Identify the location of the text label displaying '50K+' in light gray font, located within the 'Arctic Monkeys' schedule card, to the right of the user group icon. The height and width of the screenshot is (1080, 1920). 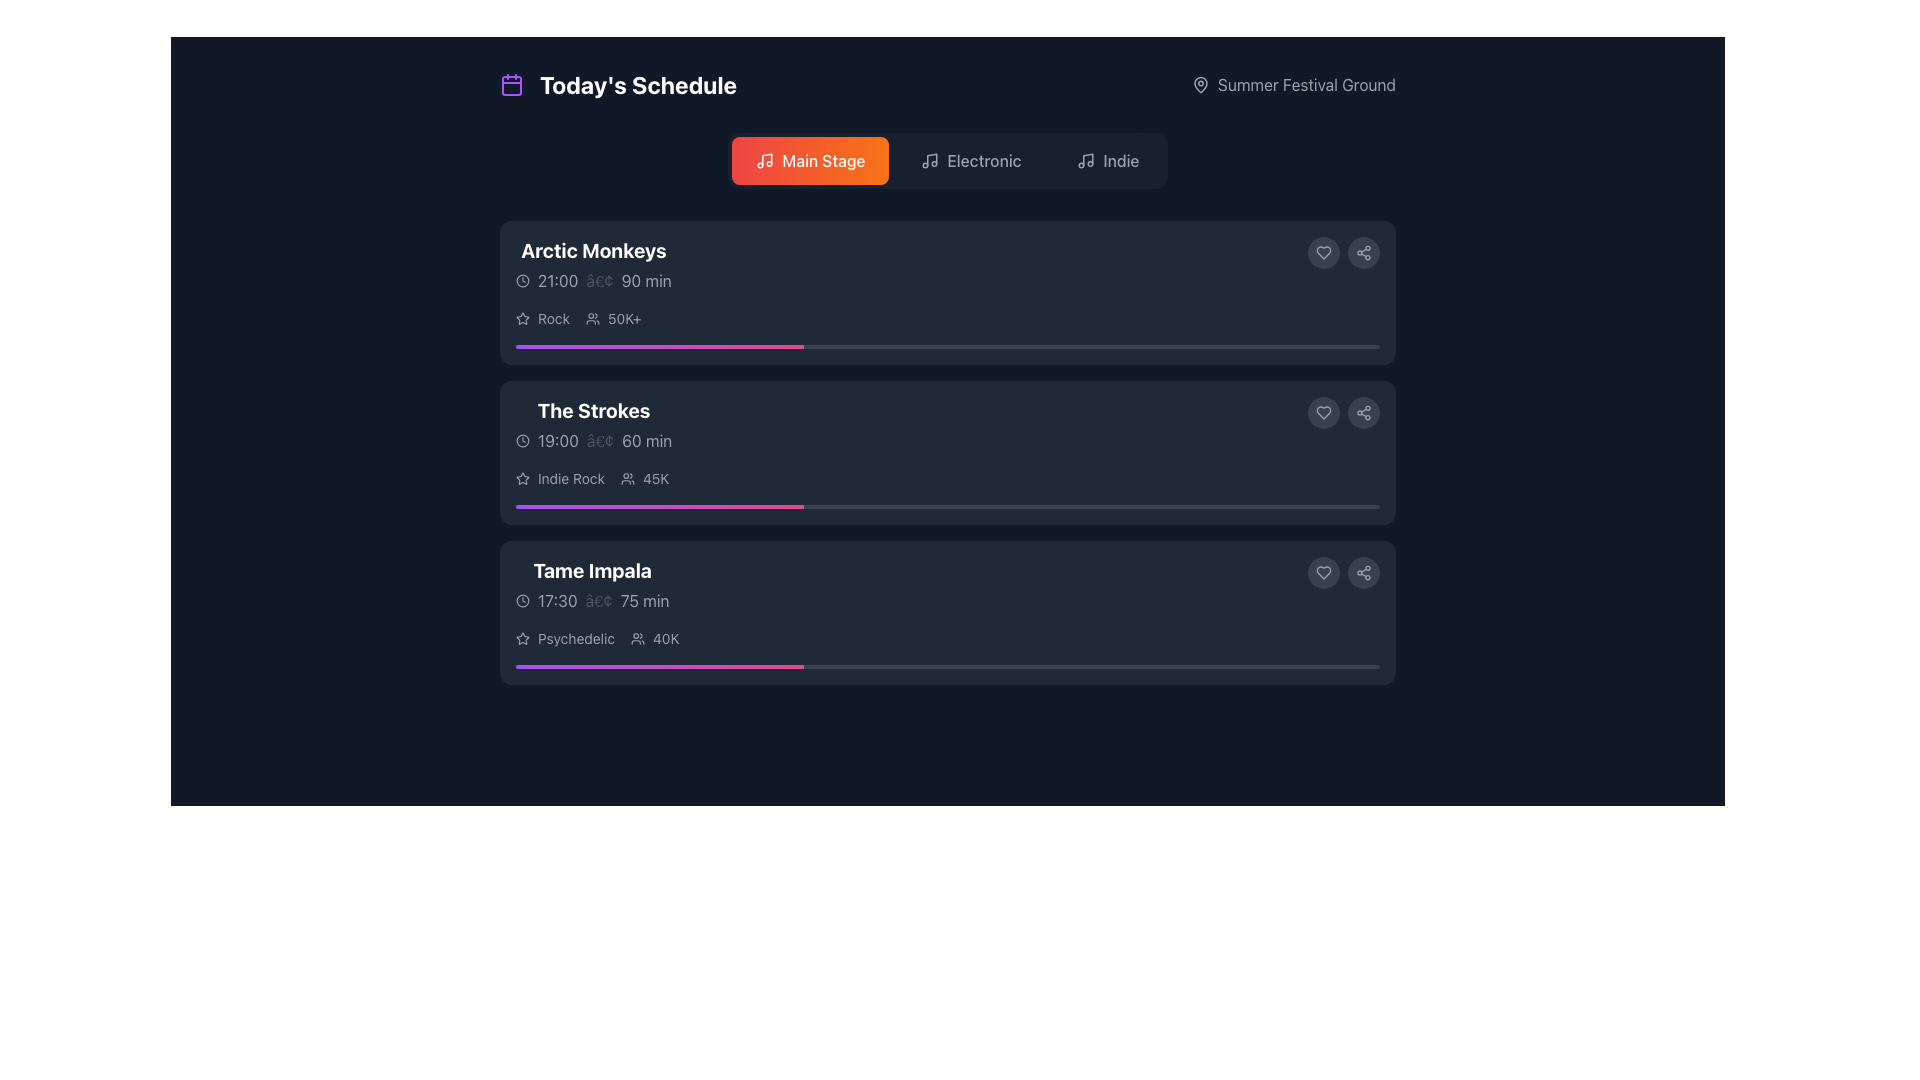
(623, 318).